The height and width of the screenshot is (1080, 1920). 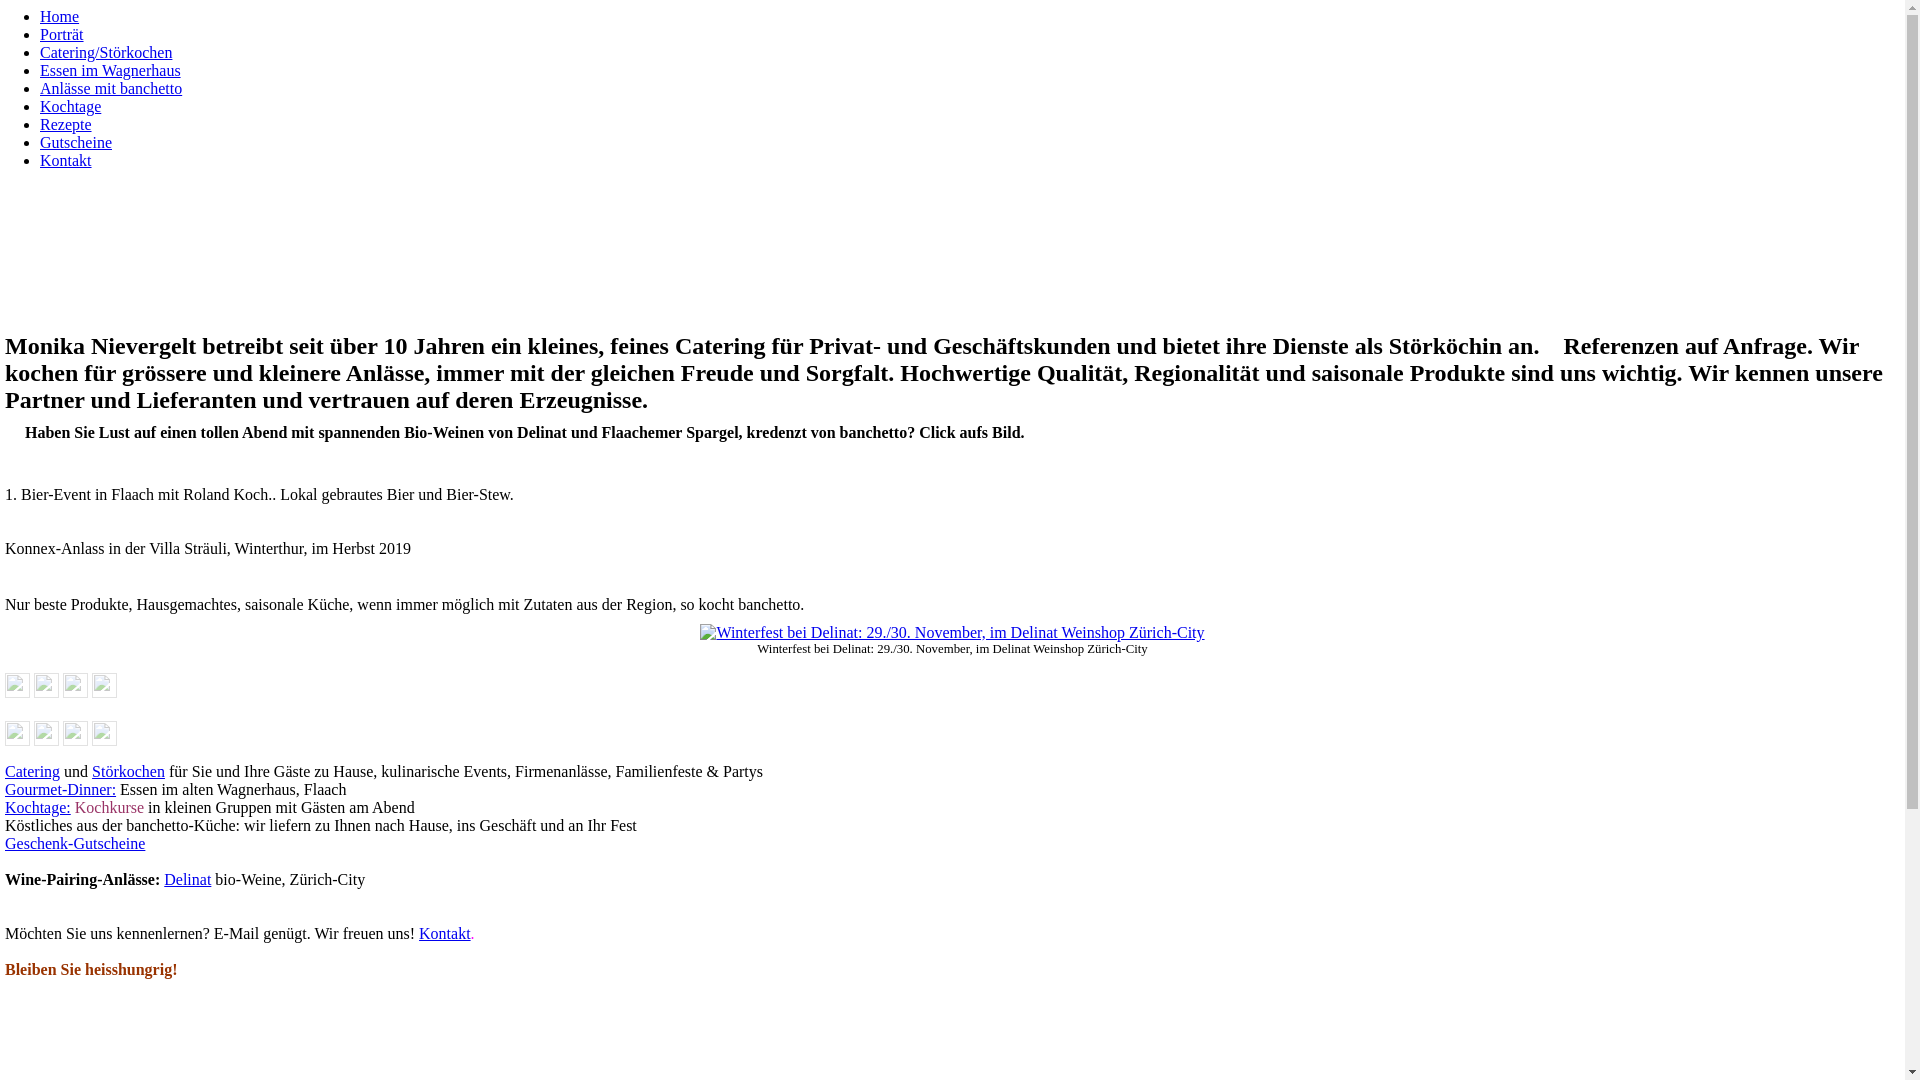 I want to click on 'Gourmet-Dinner:', so click(x=60, y=788).